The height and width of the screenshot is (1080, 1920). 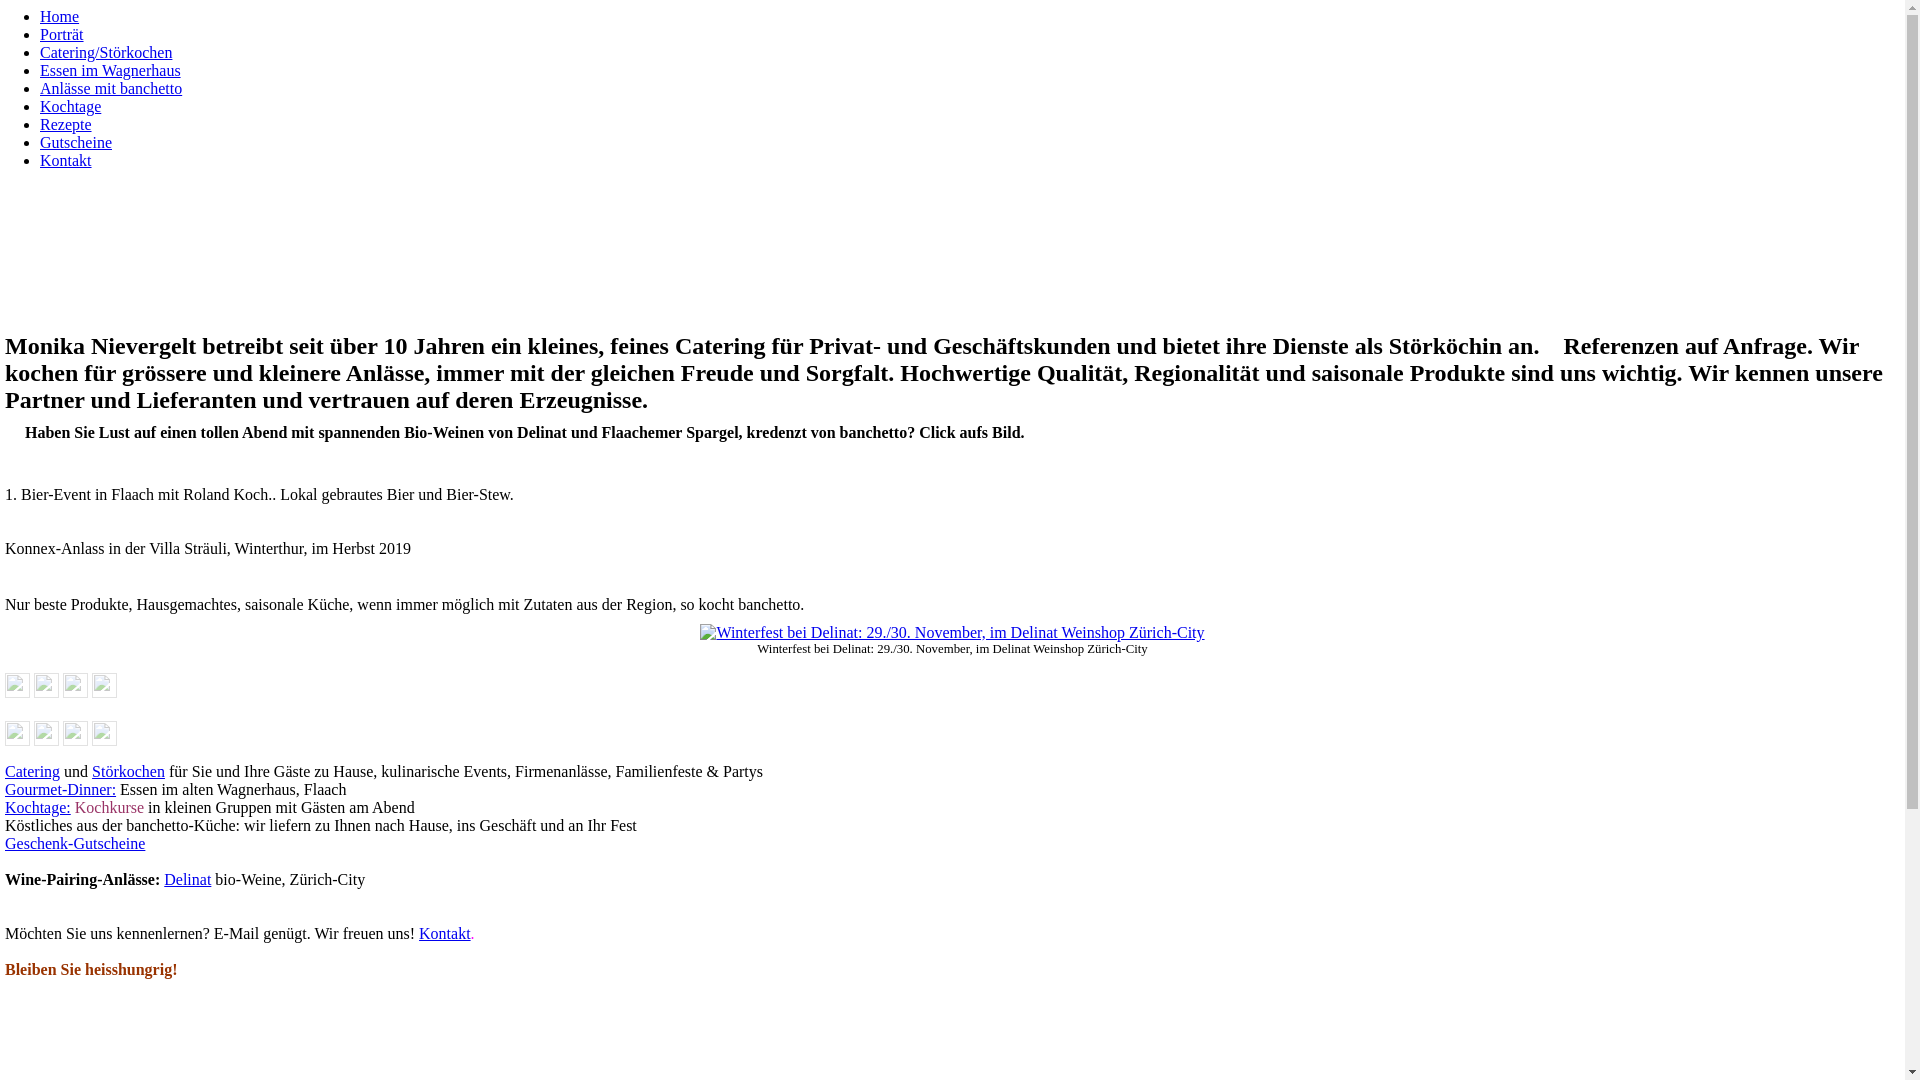 I want to click on 'Gourmet-Dinner:', so click(x=60, y=788).